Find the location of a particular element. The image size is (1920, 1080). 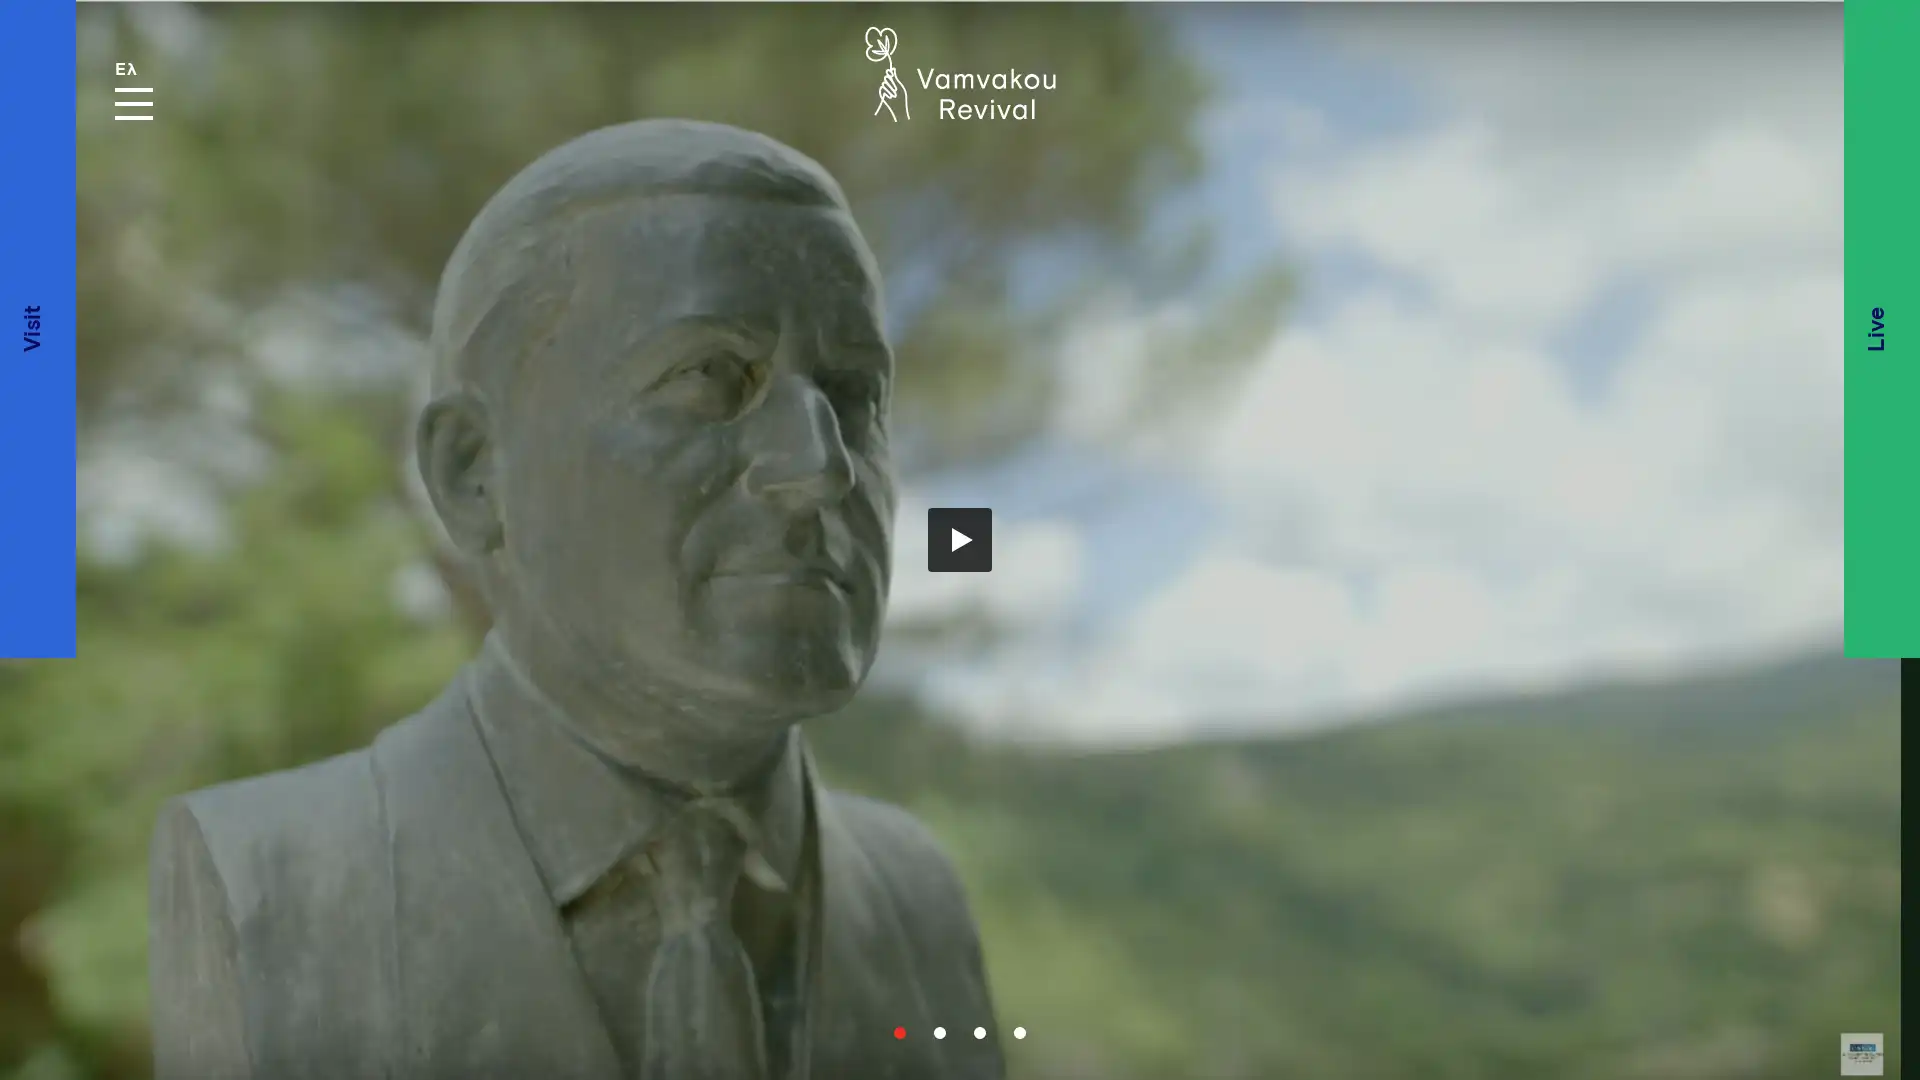

MENU is located at coordinates (133, 104).